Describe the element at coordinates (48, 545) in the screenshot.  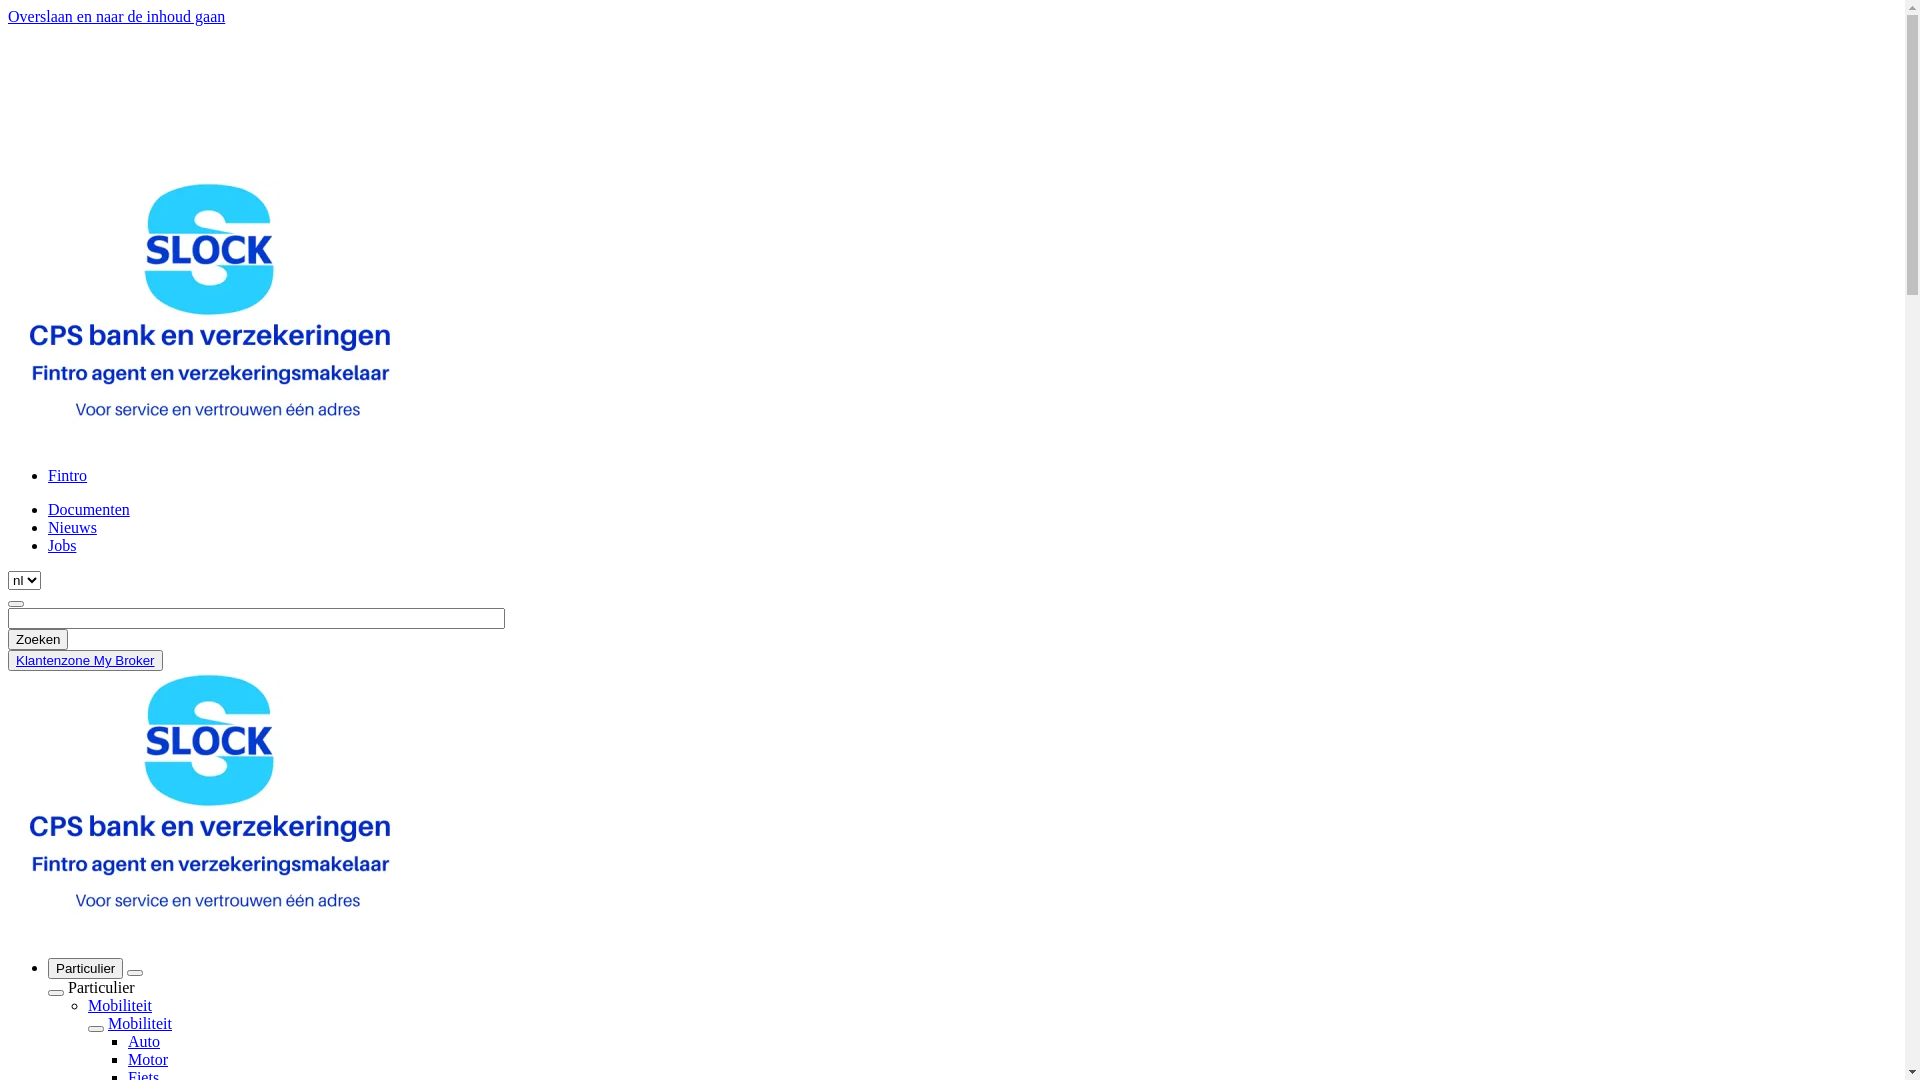
I see `'Jobs'` at that location.